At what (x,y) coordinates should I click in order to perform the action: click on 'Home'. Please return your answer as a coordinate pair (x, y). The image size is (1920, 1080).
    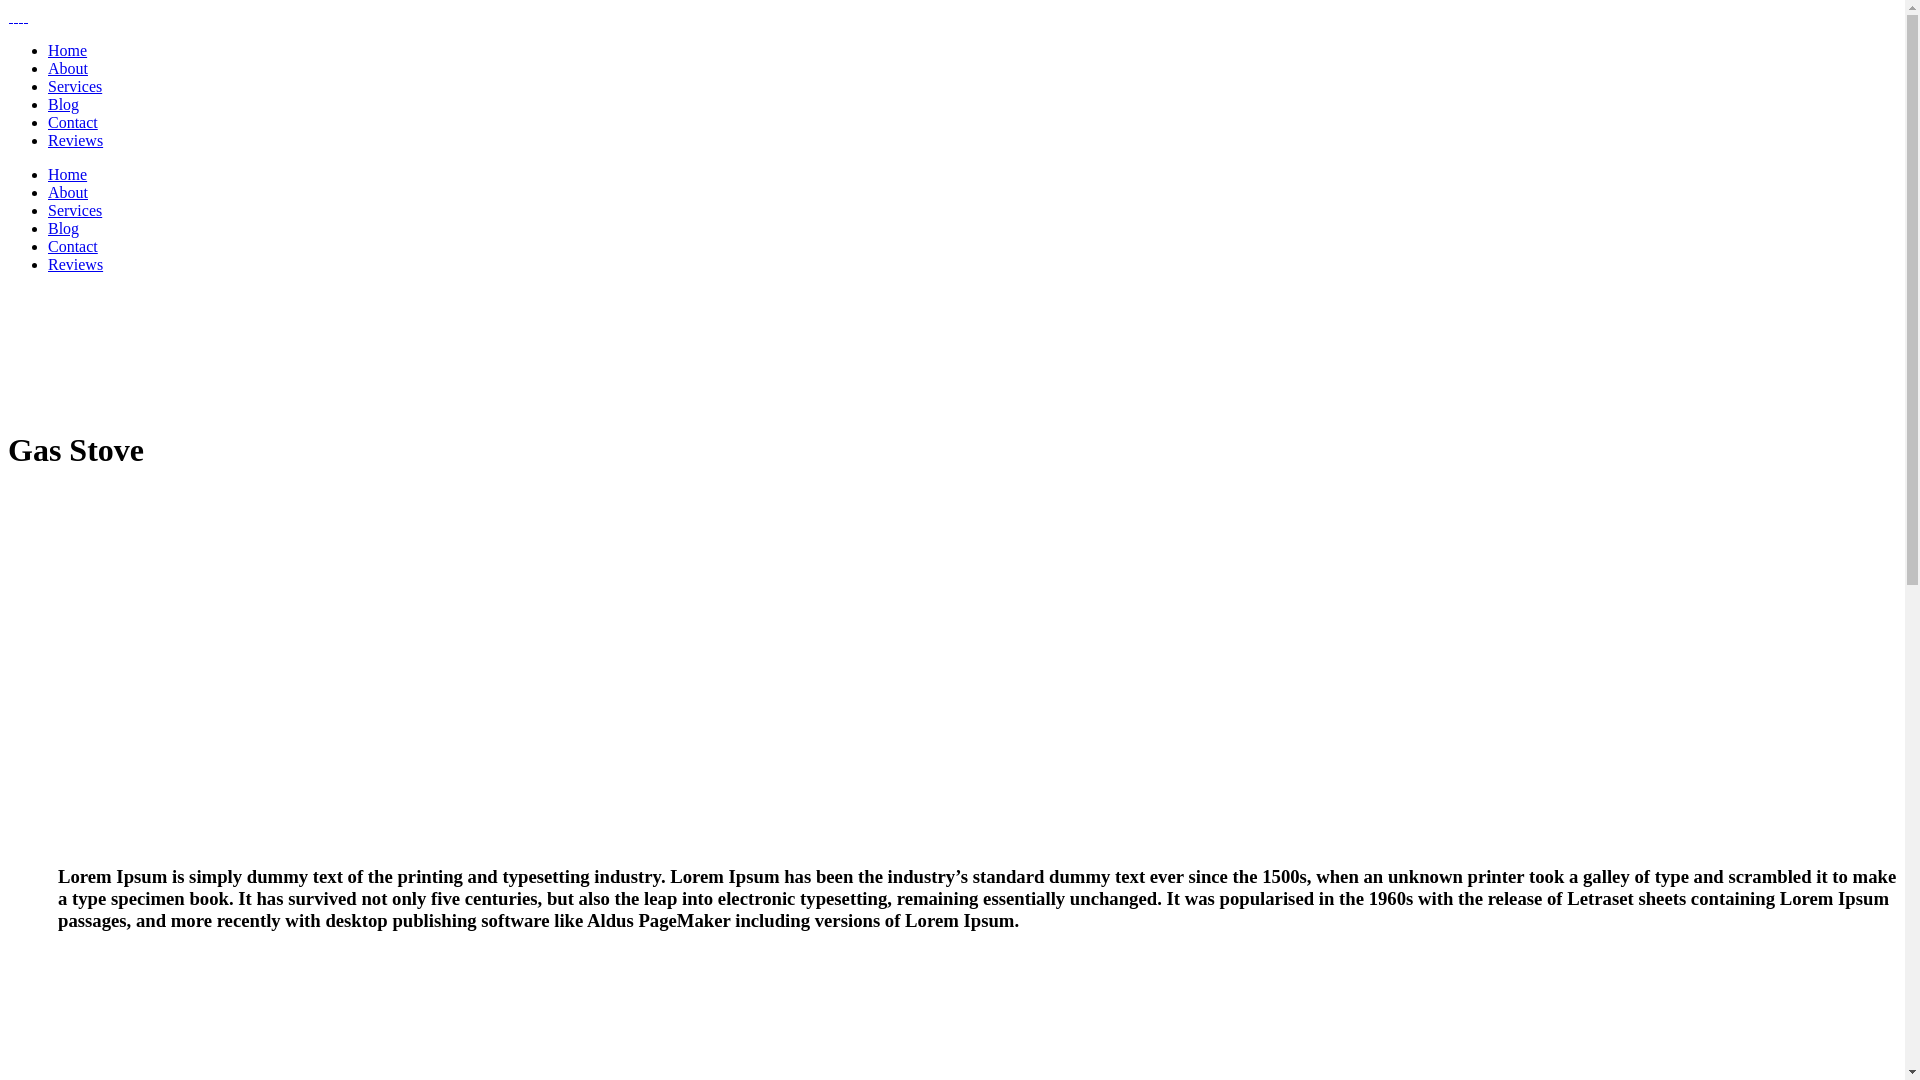
    Looking at the image, I should click on (67, 49).